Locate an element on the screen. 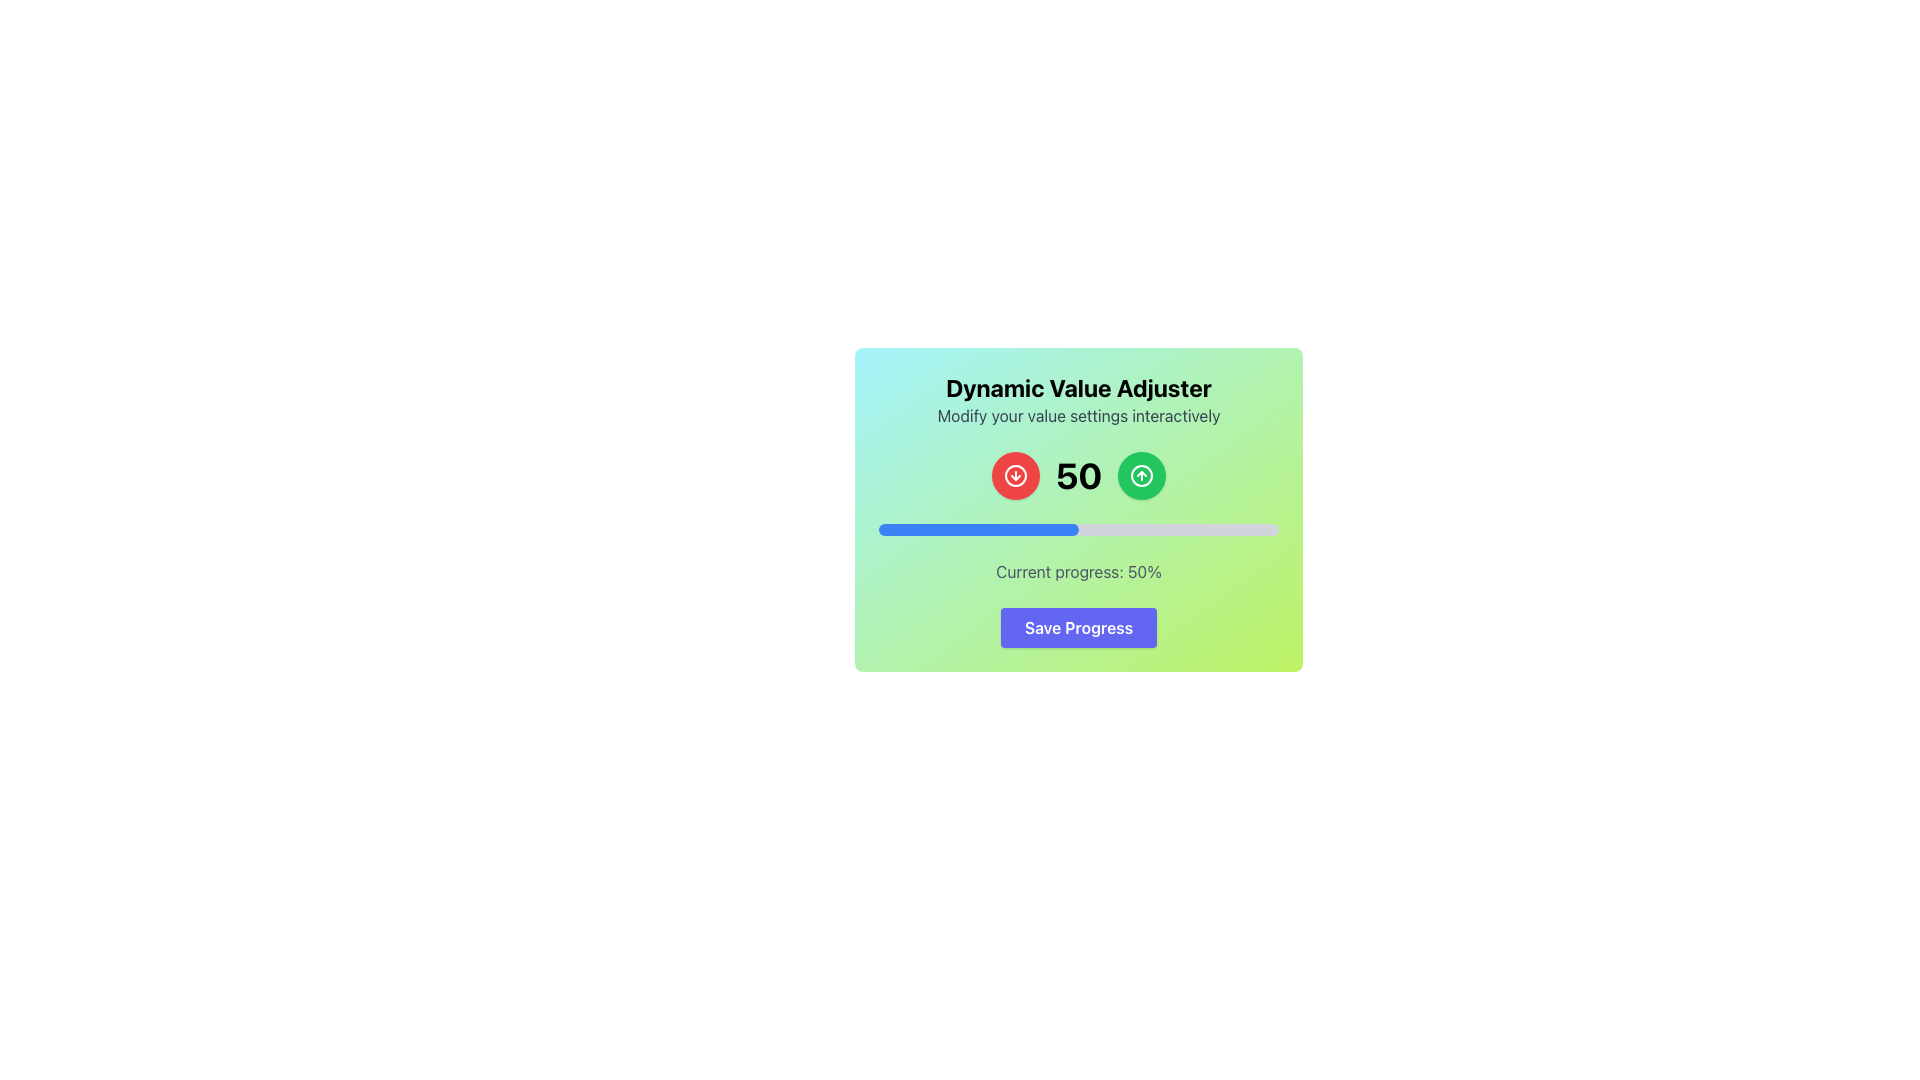 The width and height of the screenshot is (1920, 1080). value displayed in the text section showing '50', which is prominently placed between a red button and a green button in a horizontal layout is located at coordinates (1078, 475).